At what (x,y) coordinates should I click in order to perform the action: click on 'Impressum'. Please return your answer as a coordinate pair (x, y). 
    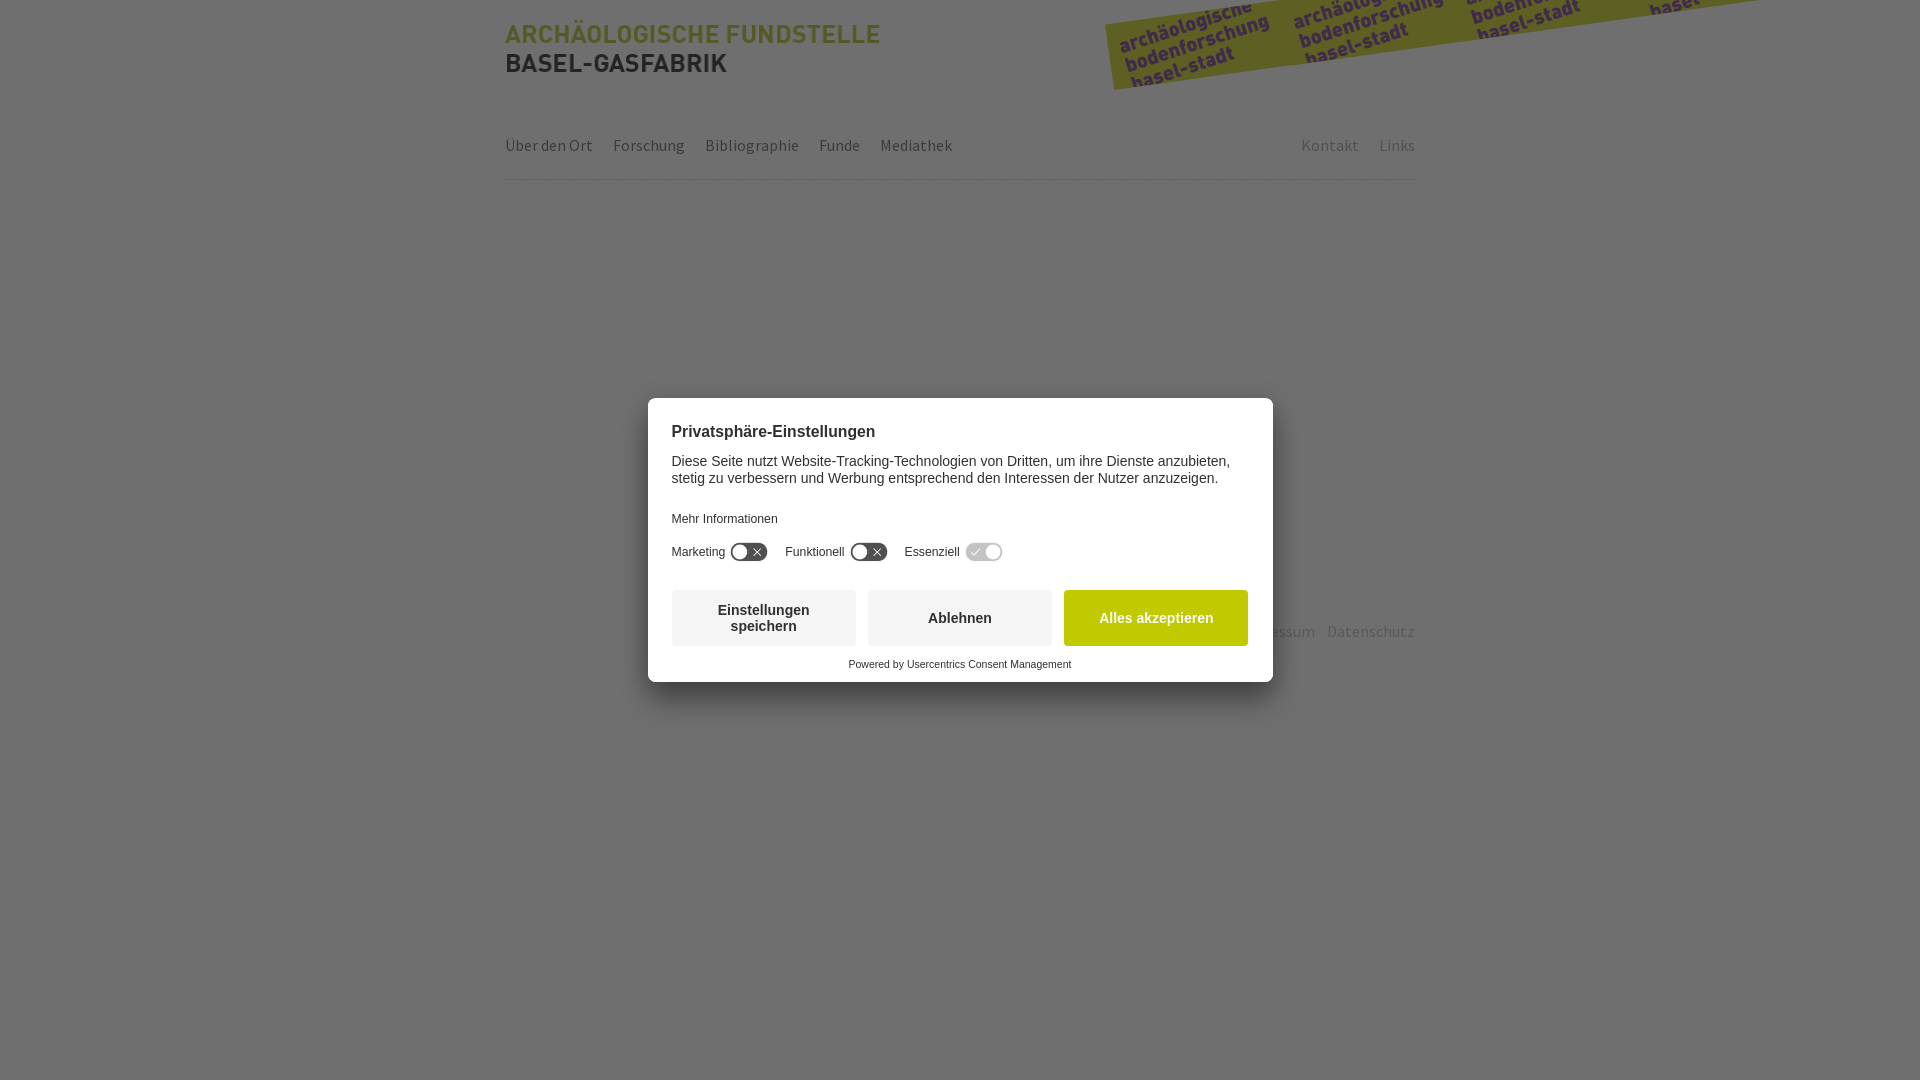
    Looking at the image, I should click on (1236, 631).